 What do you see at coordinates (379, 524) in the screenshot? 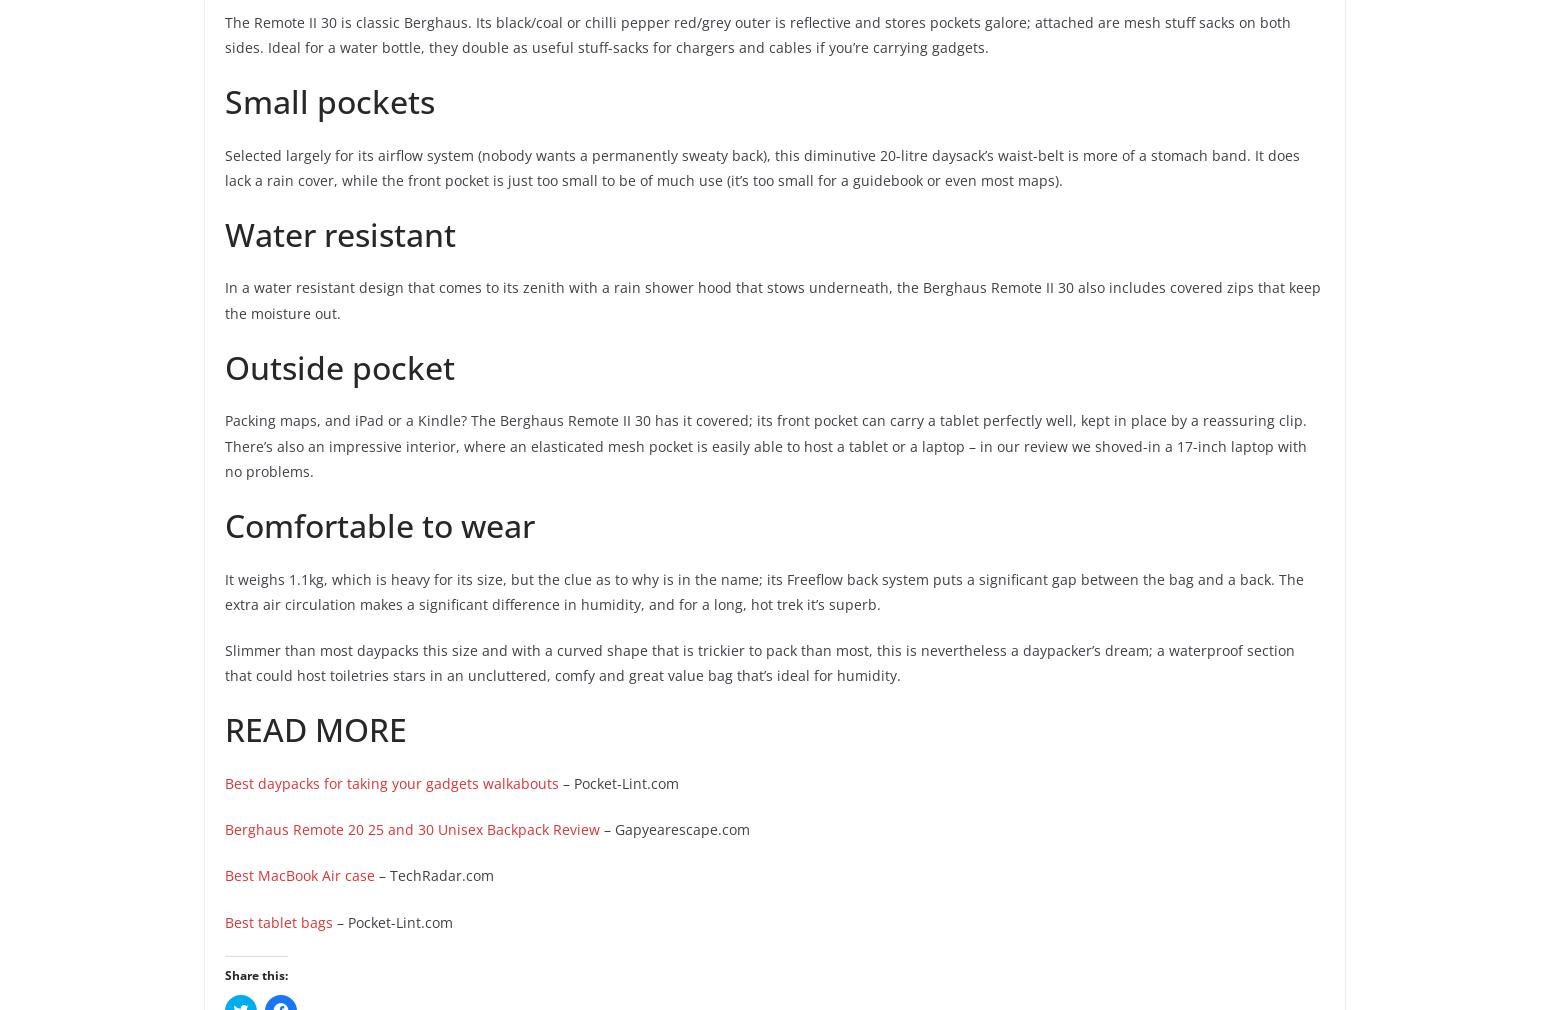
I see `'Comfortable to wear'` at bounding box center [379, 524].